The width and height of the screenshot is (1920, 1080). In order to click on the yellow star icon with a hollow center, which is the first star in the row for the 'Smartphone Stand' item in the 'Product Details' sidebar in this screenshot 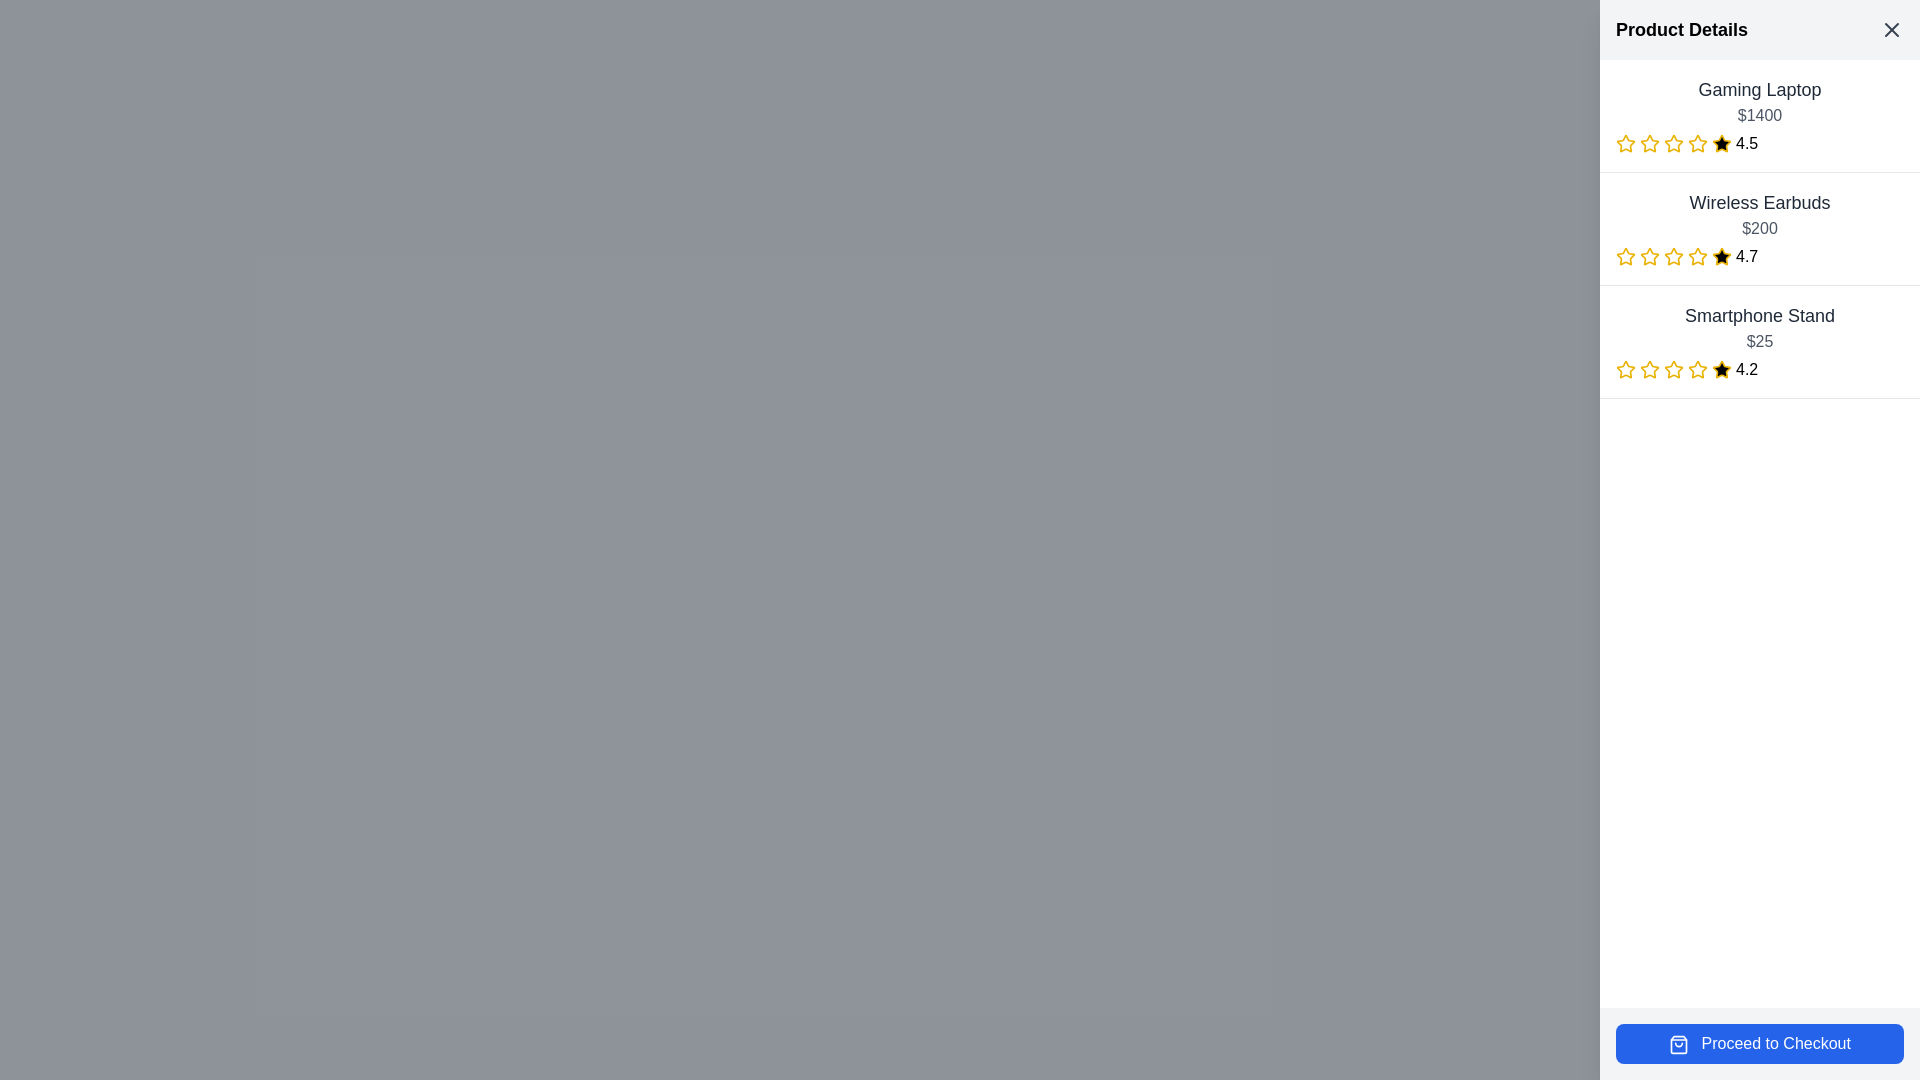, I will do `click(1626, 370)`.